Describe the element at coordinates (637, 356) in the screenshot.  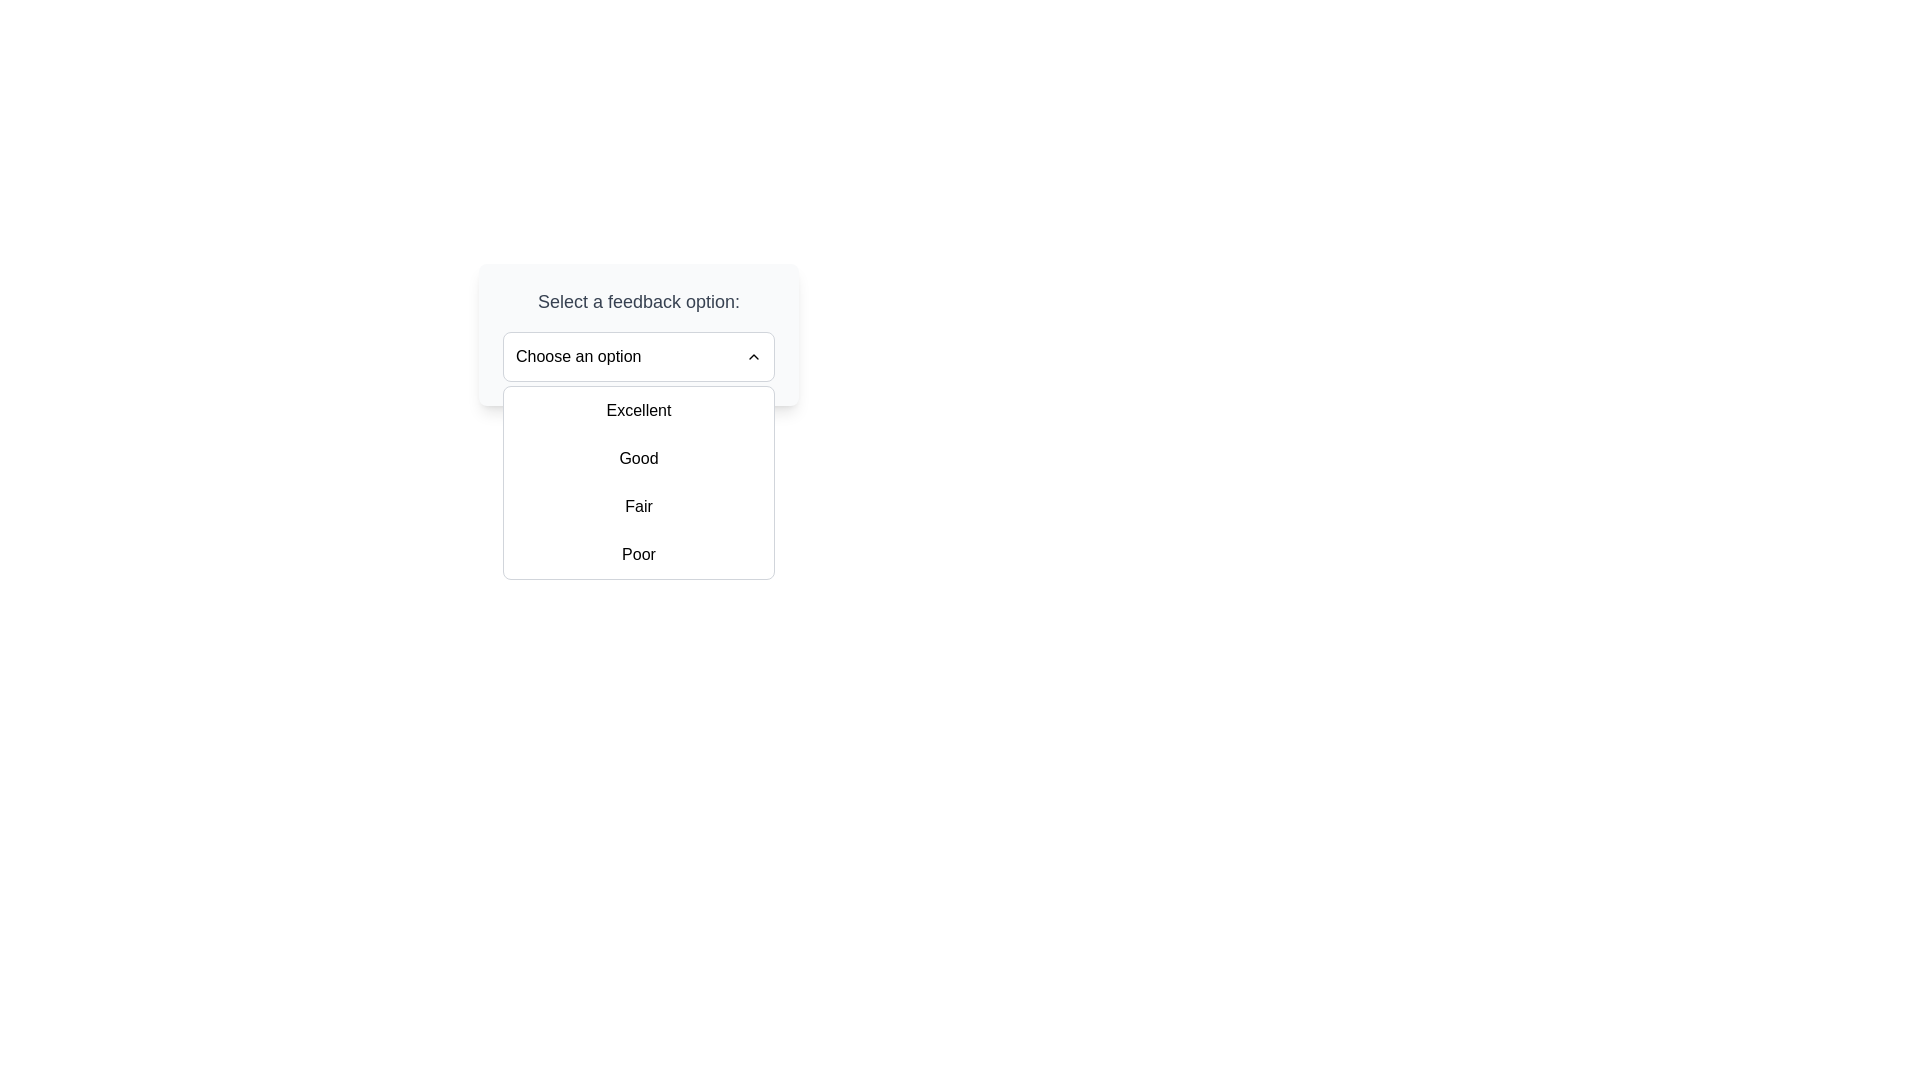
I see `the dropdown menu labeled 'Choose an option', located below the text 'Select a feedback option:', by clicking on it to display the options` at that location.